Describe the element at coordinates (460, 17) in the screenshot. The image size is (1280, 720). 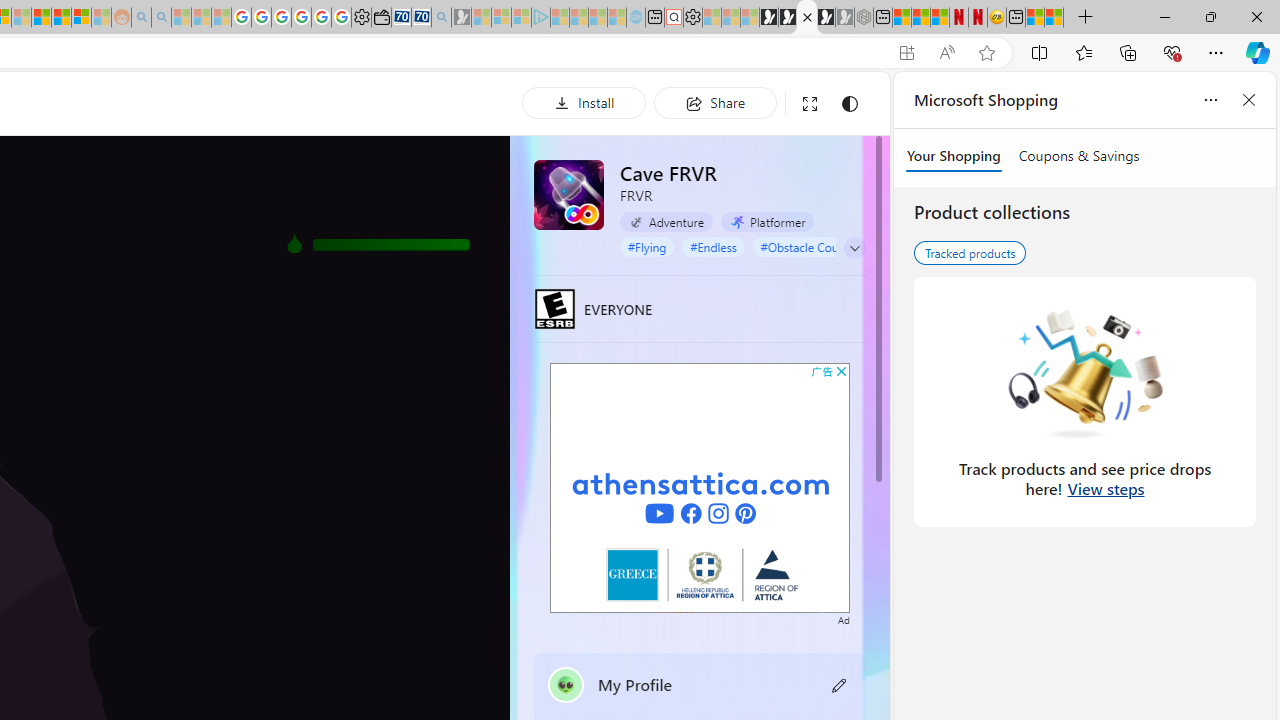
I see `'Microsoft Start Gaming - Sleeping'` at that location.